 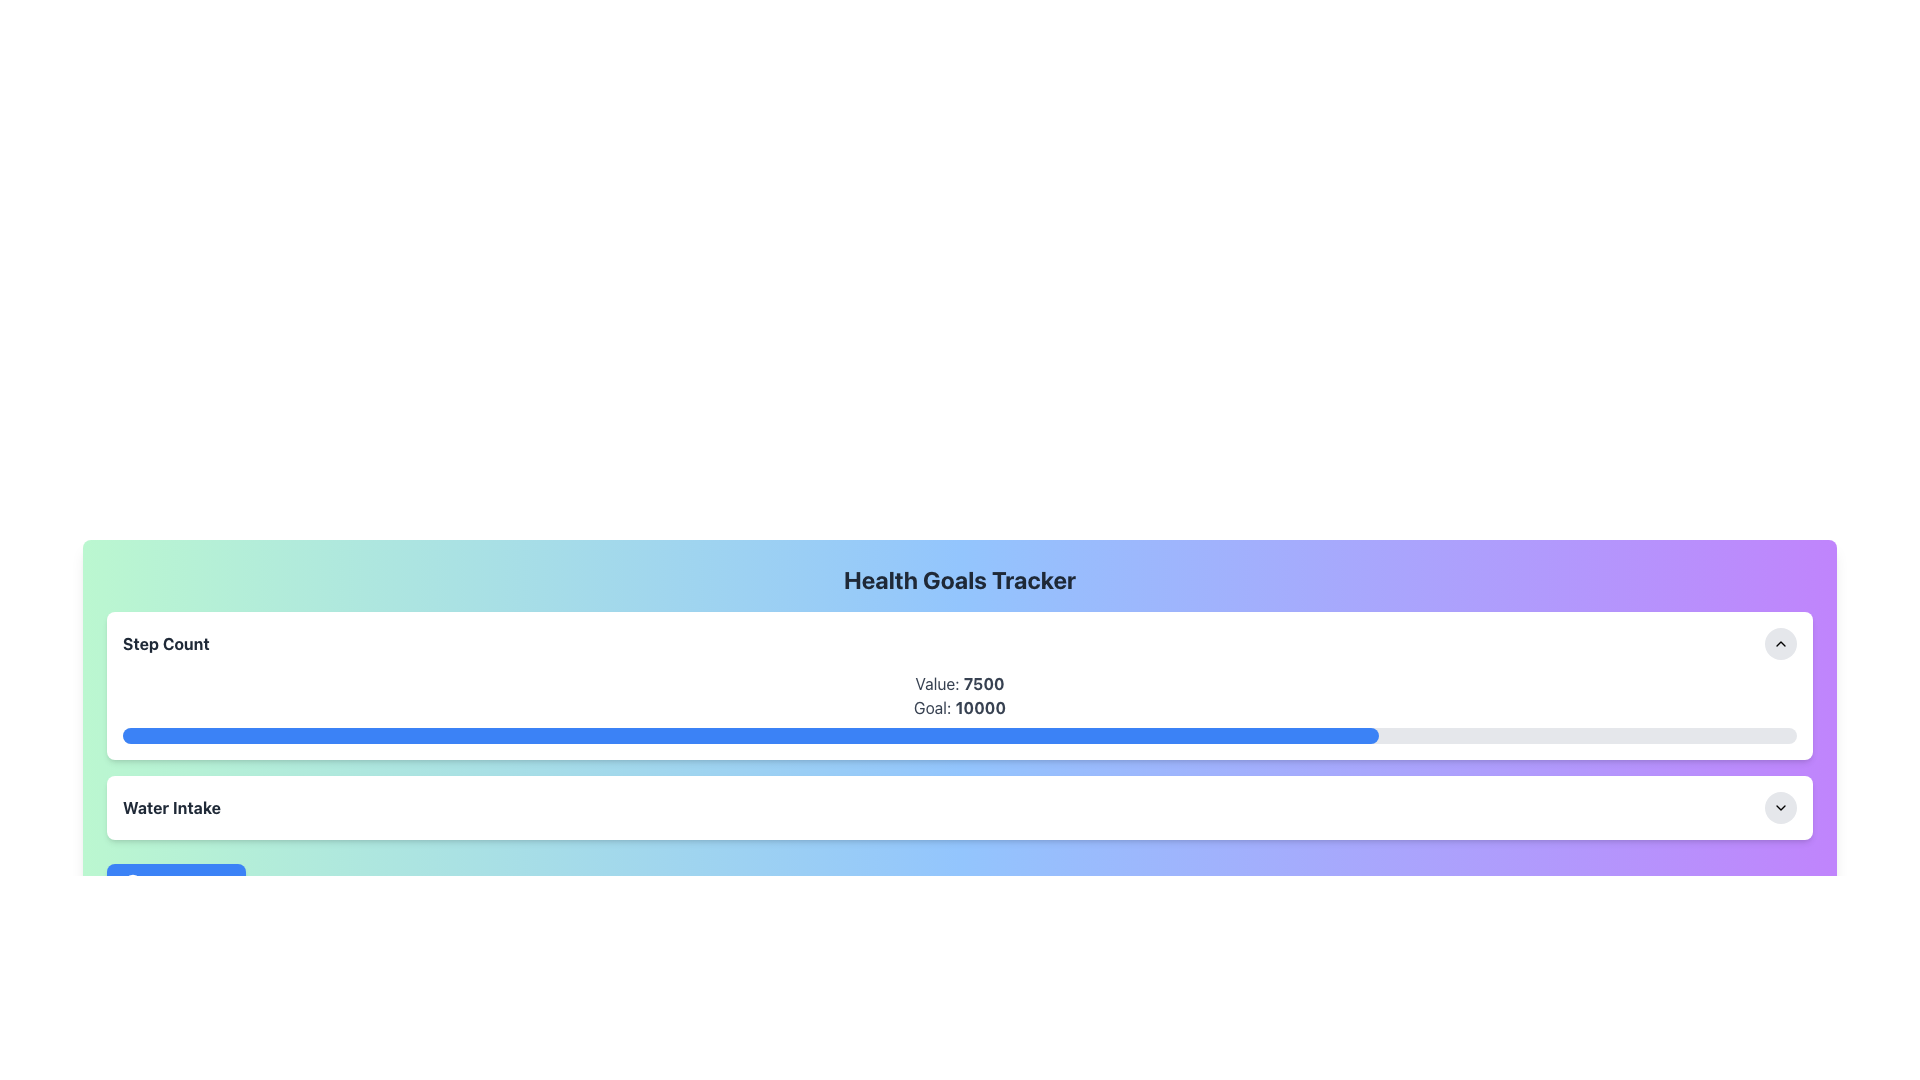 What do you see at coordinates (132, 882) in the screenshot?
I see `the circular icon with a plus sign in the center, located within the 'Add Metric' button, as a decorative part of the button` at bounding box center [132, 882].